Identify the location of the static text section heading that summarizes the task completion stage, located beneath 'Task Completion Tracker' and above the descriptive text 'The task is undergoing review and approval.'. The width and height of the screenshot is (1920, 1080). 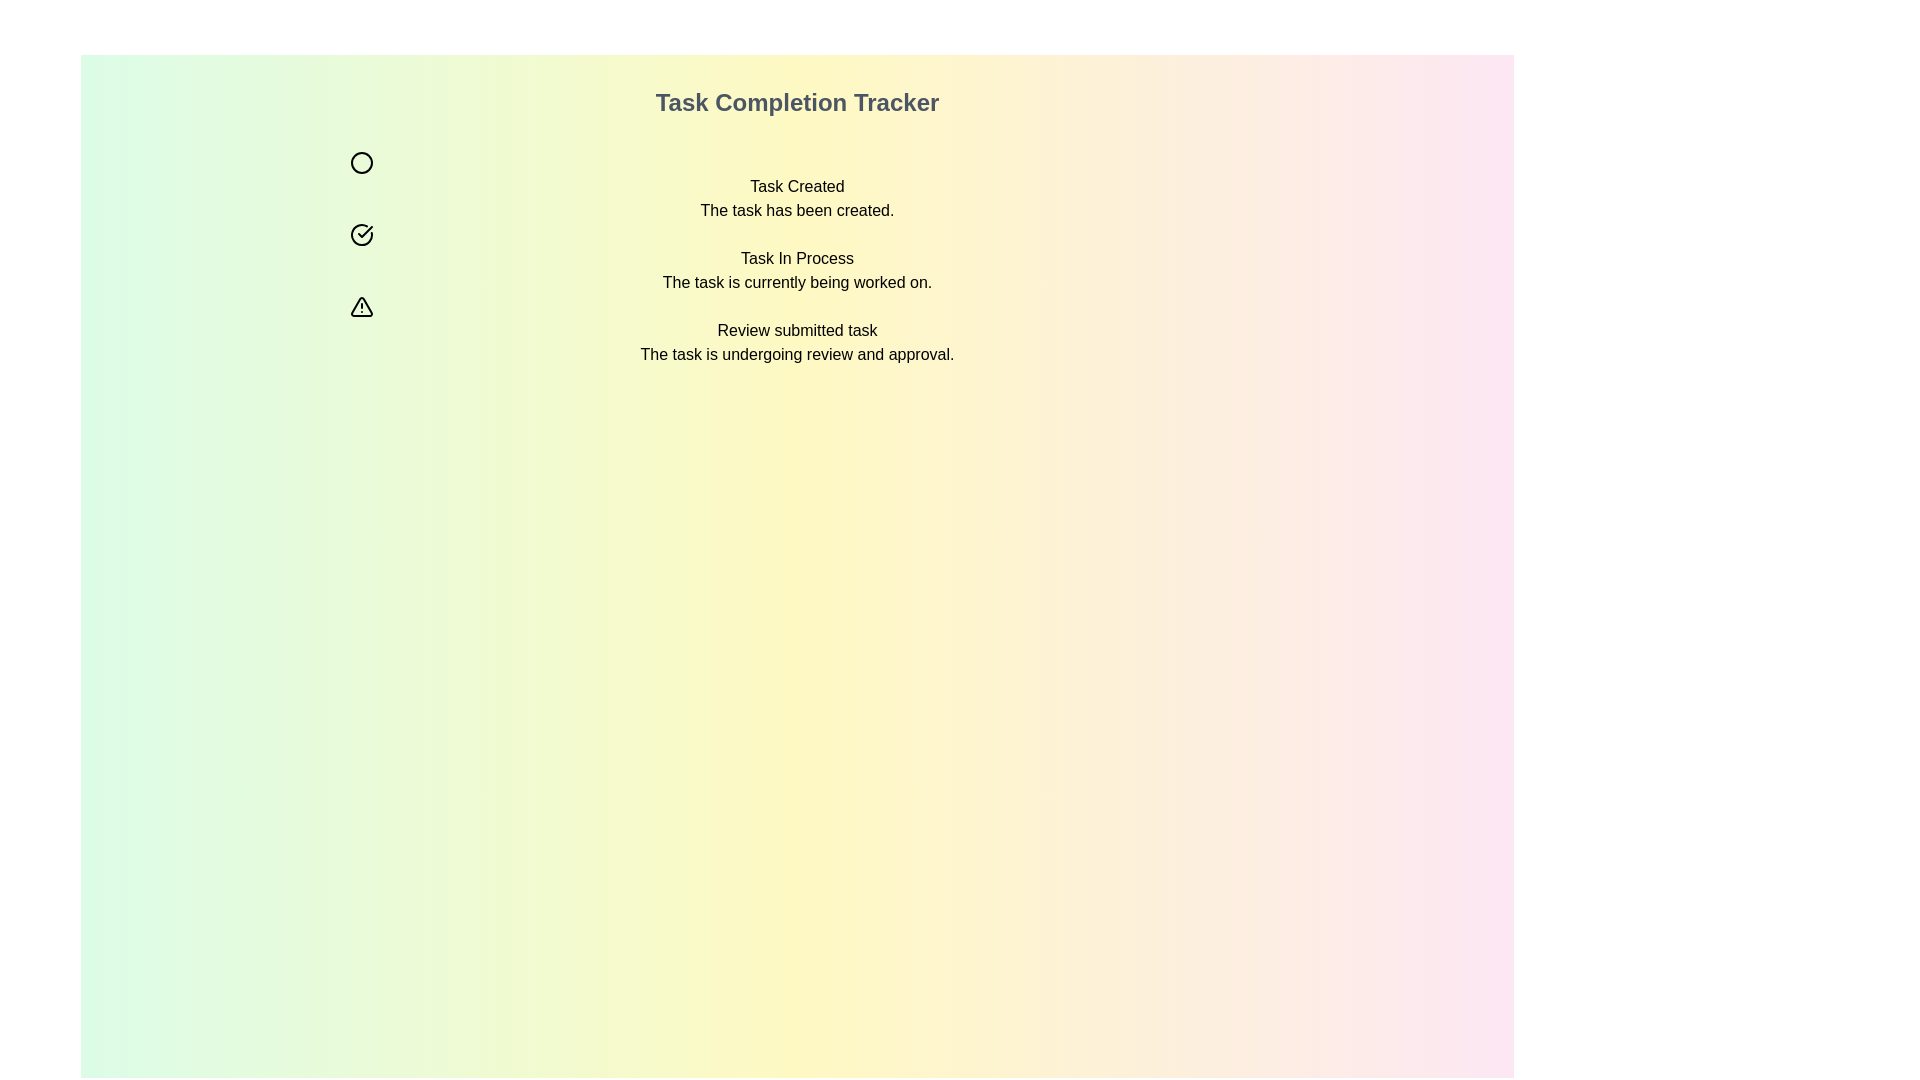
(796, 330).